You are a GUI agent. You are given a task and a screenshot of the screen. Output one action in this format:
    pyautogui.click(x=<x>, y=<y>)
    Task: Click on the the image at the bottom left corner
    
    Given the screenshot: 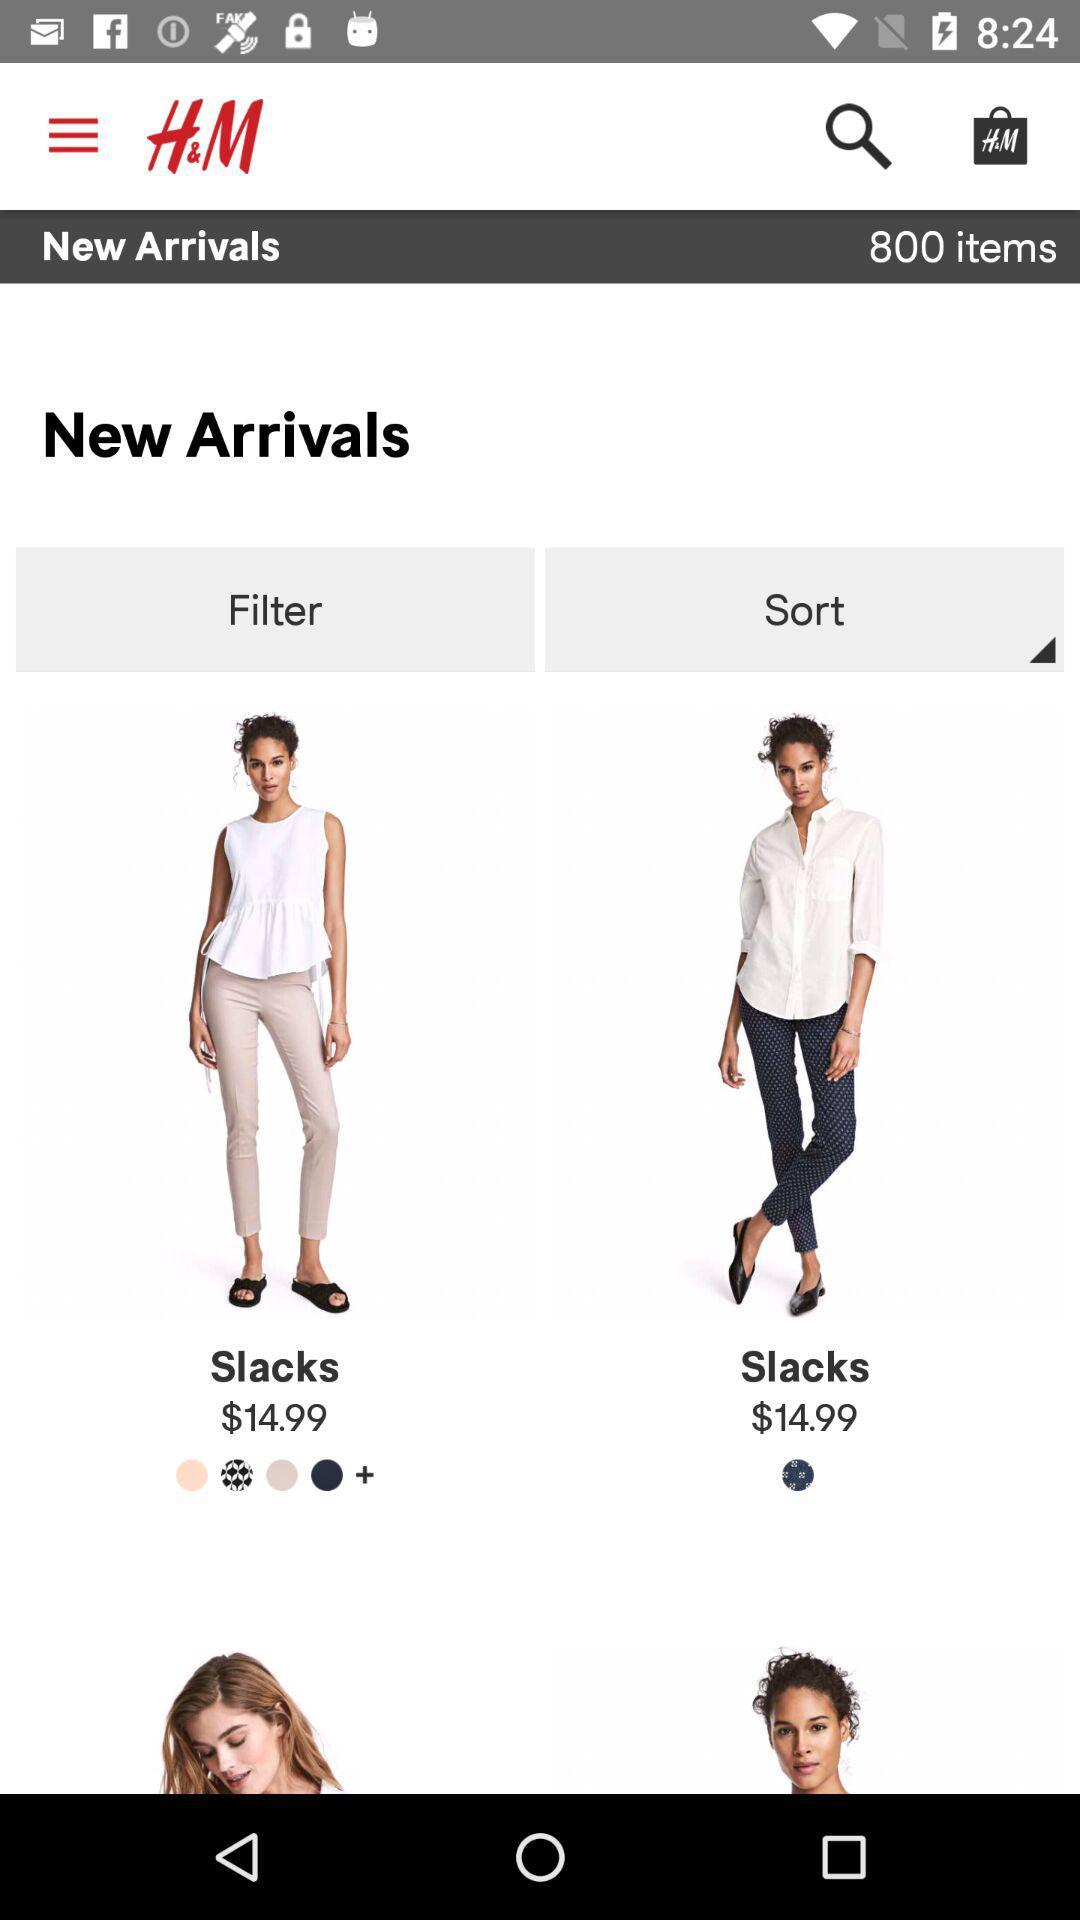 What is the action you would take?
    pyautogui.click(x=274, y=1718)
    